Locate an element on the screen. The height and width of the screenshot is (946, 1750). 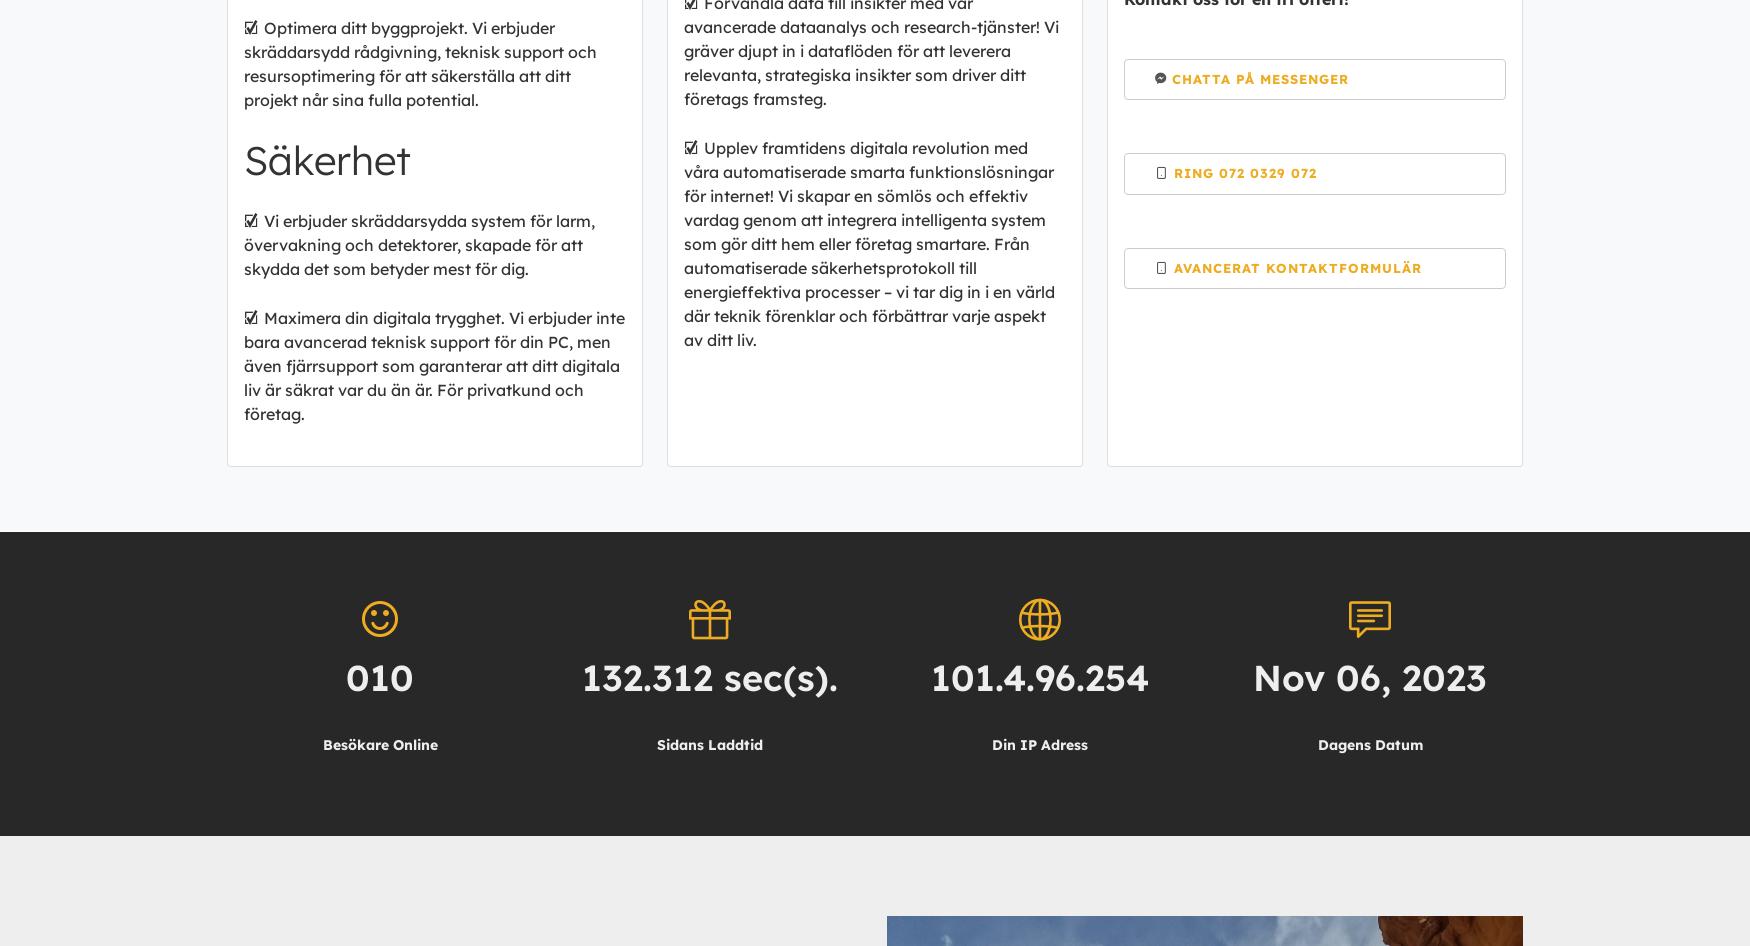
'Säkerhet' is located at coordinates (327, 159).